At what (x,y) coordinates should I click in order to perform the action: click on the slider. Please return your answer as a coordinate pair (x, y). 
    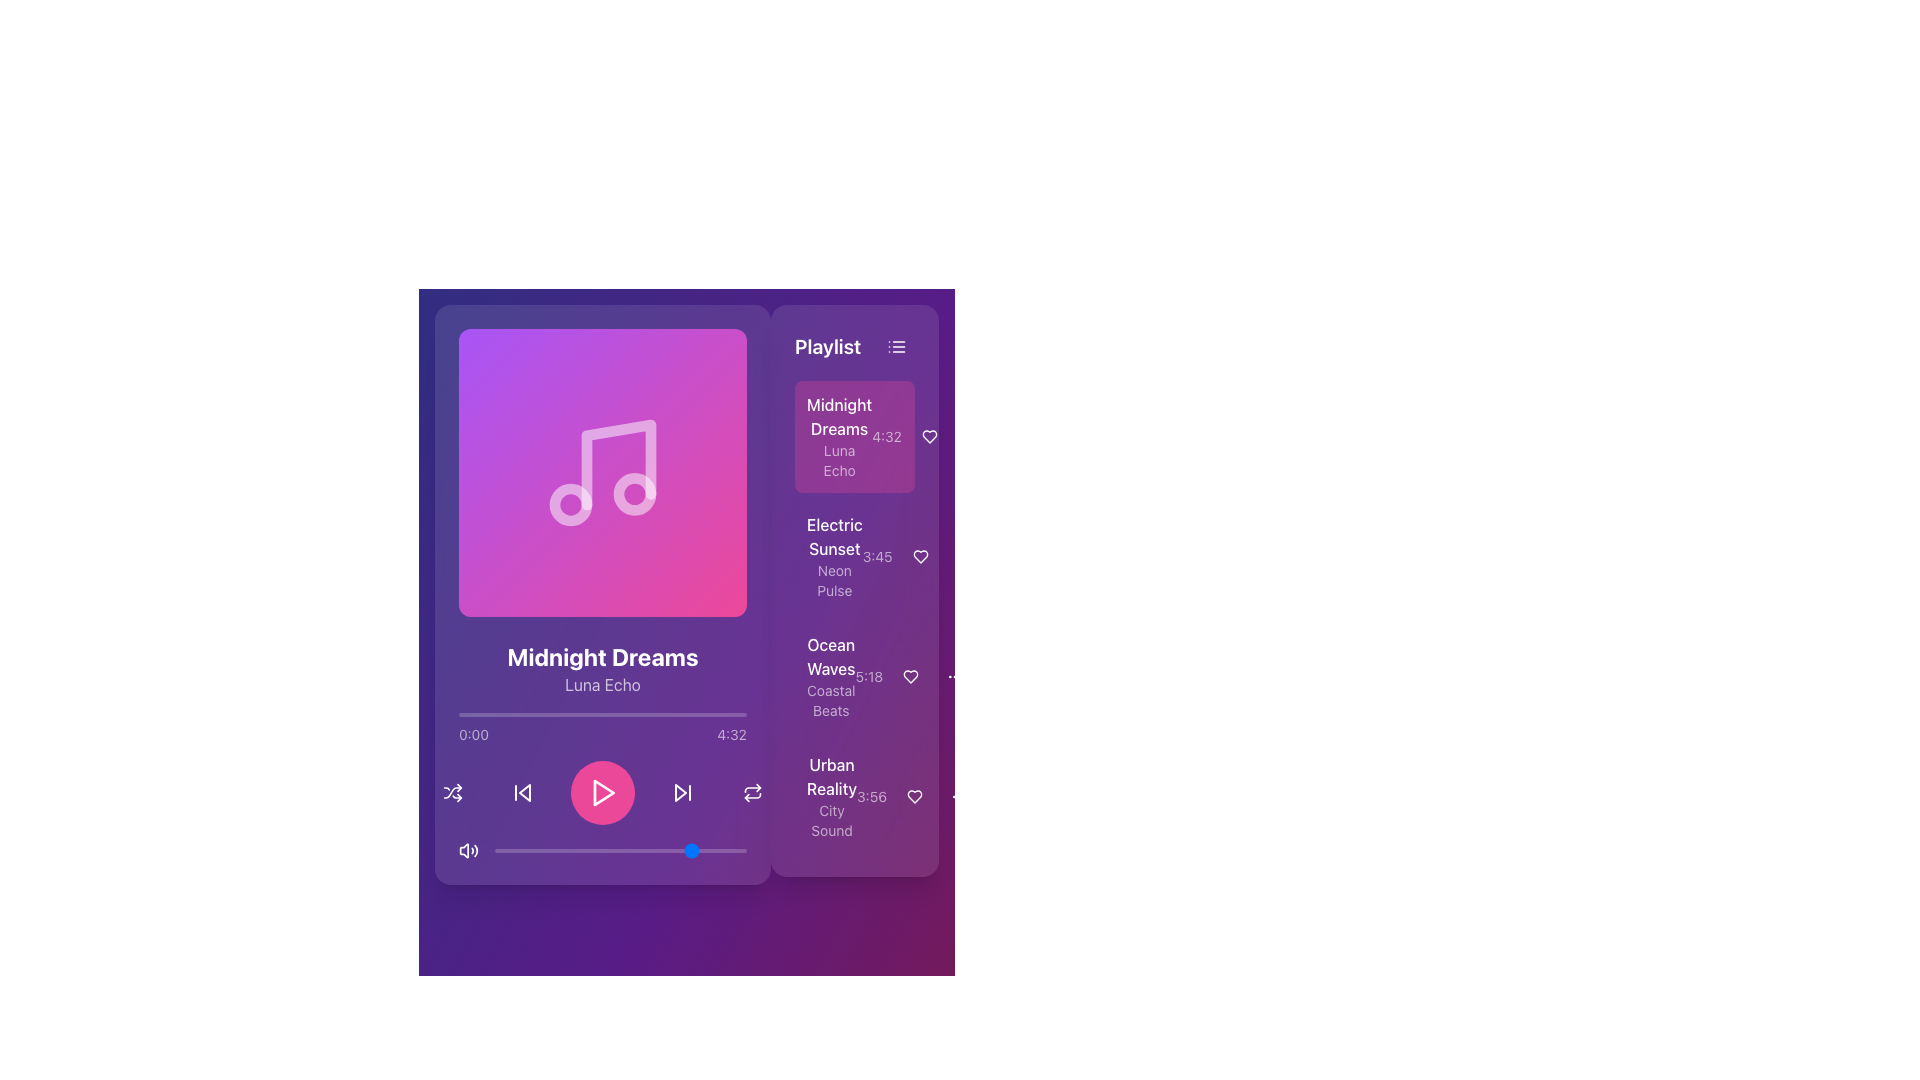
    Looking at the image, I should click on (689, 851).